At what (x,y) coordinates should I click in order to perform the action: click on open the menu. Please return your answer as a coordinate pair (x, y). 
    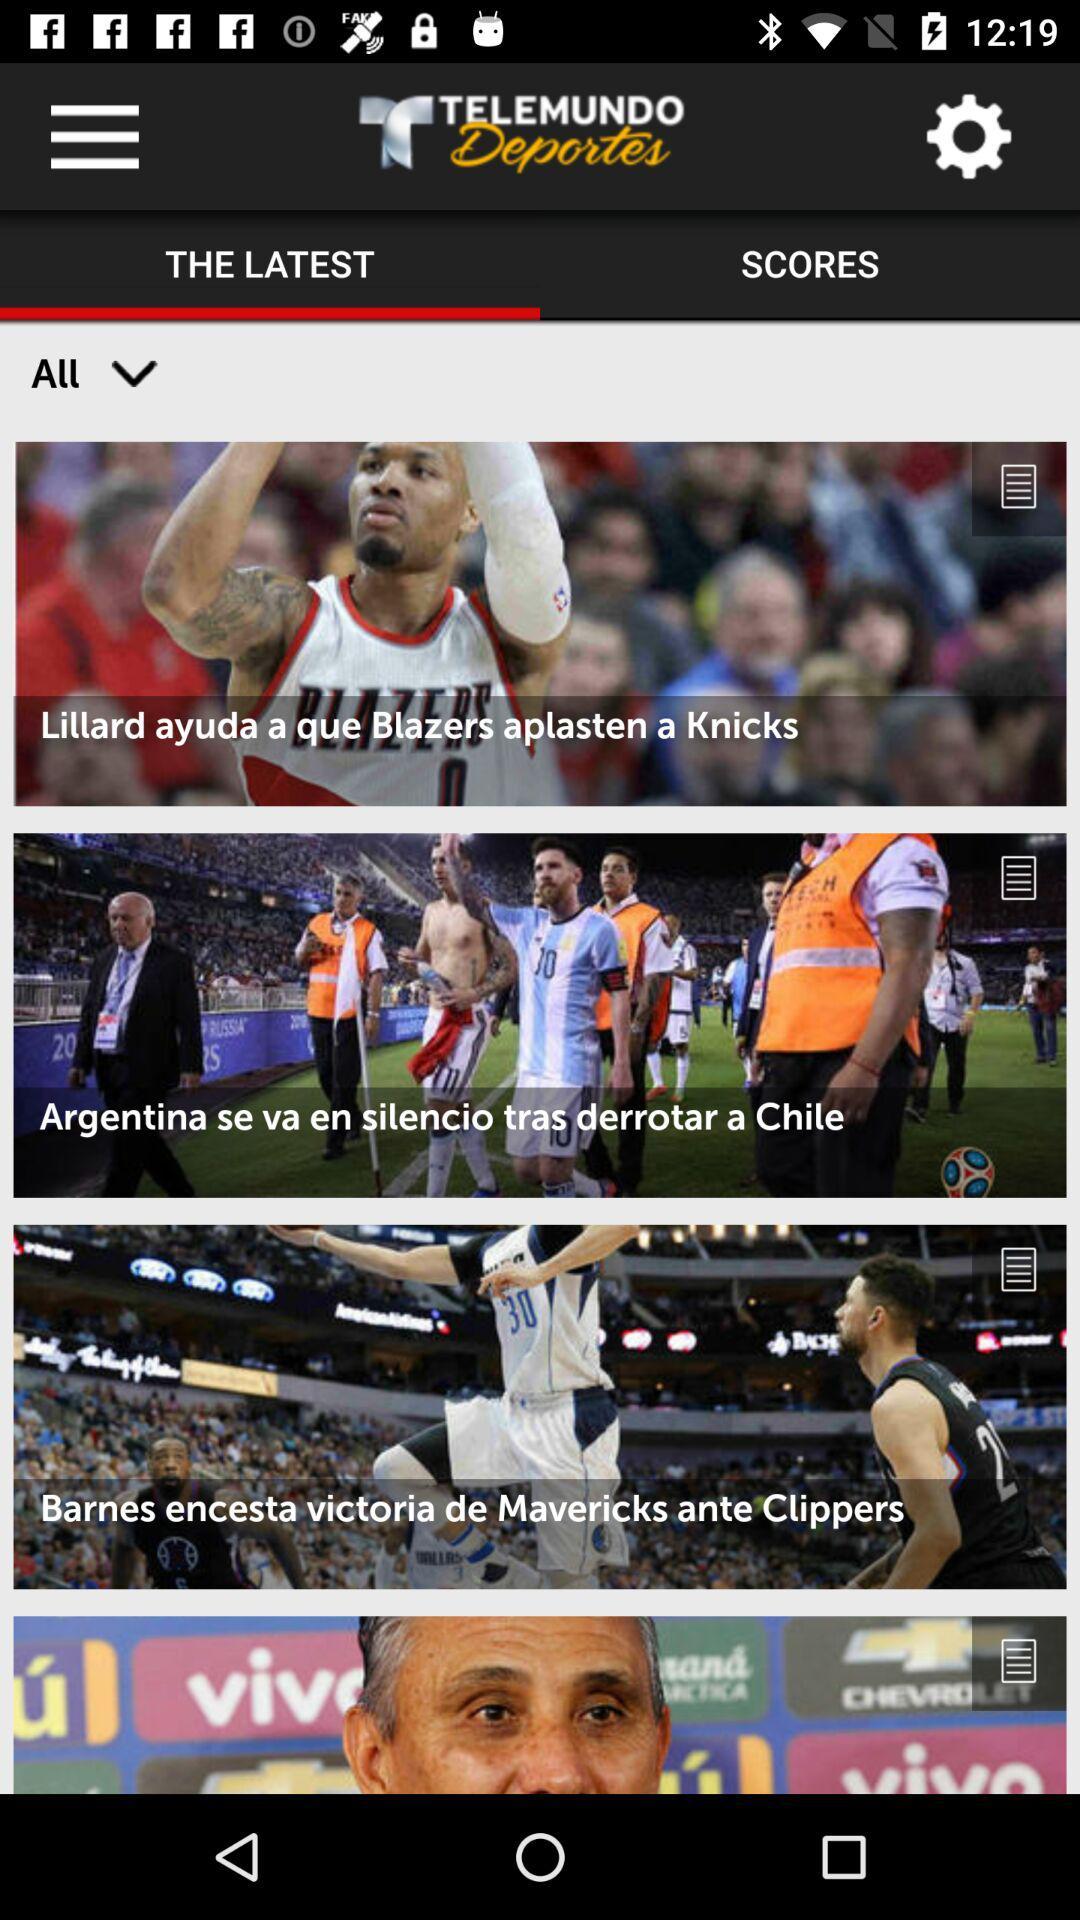
    Looking at the image, I should click on (94, 135).